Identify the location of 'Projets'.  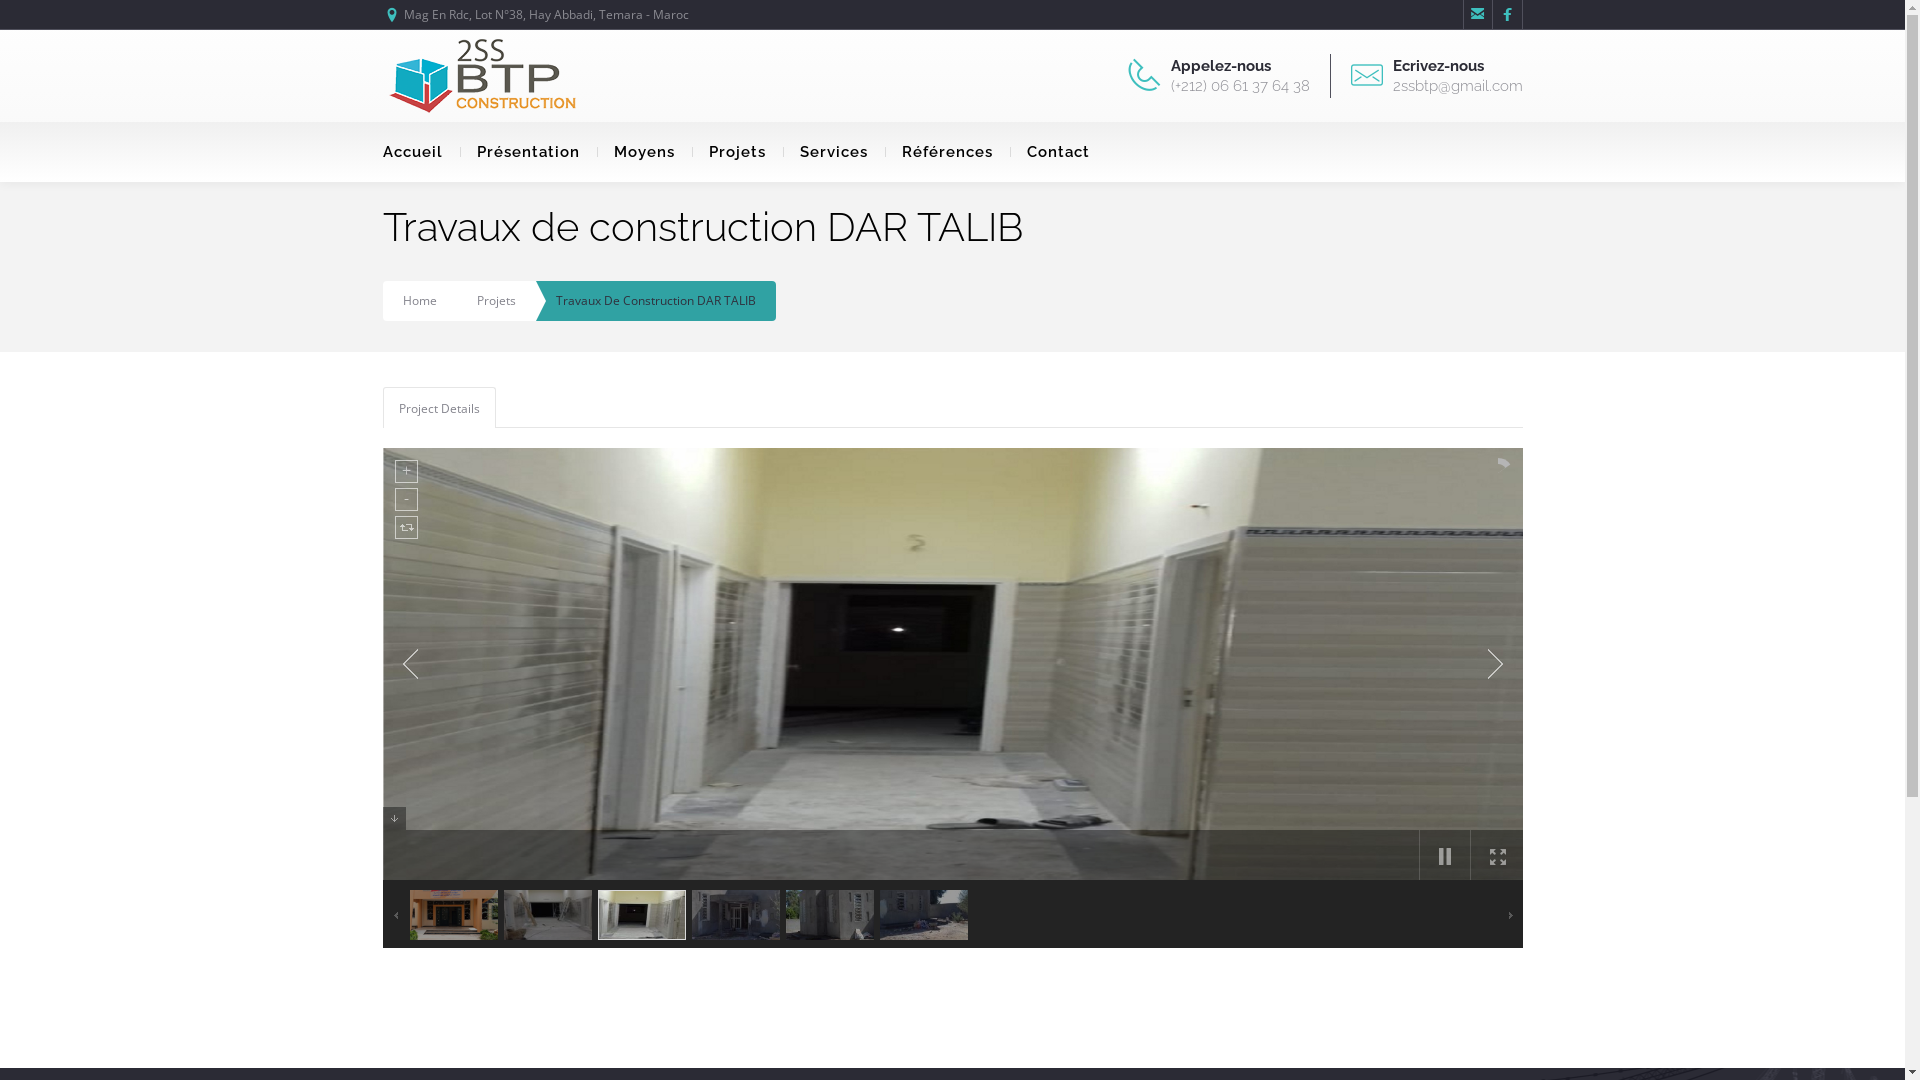
(474, 300).